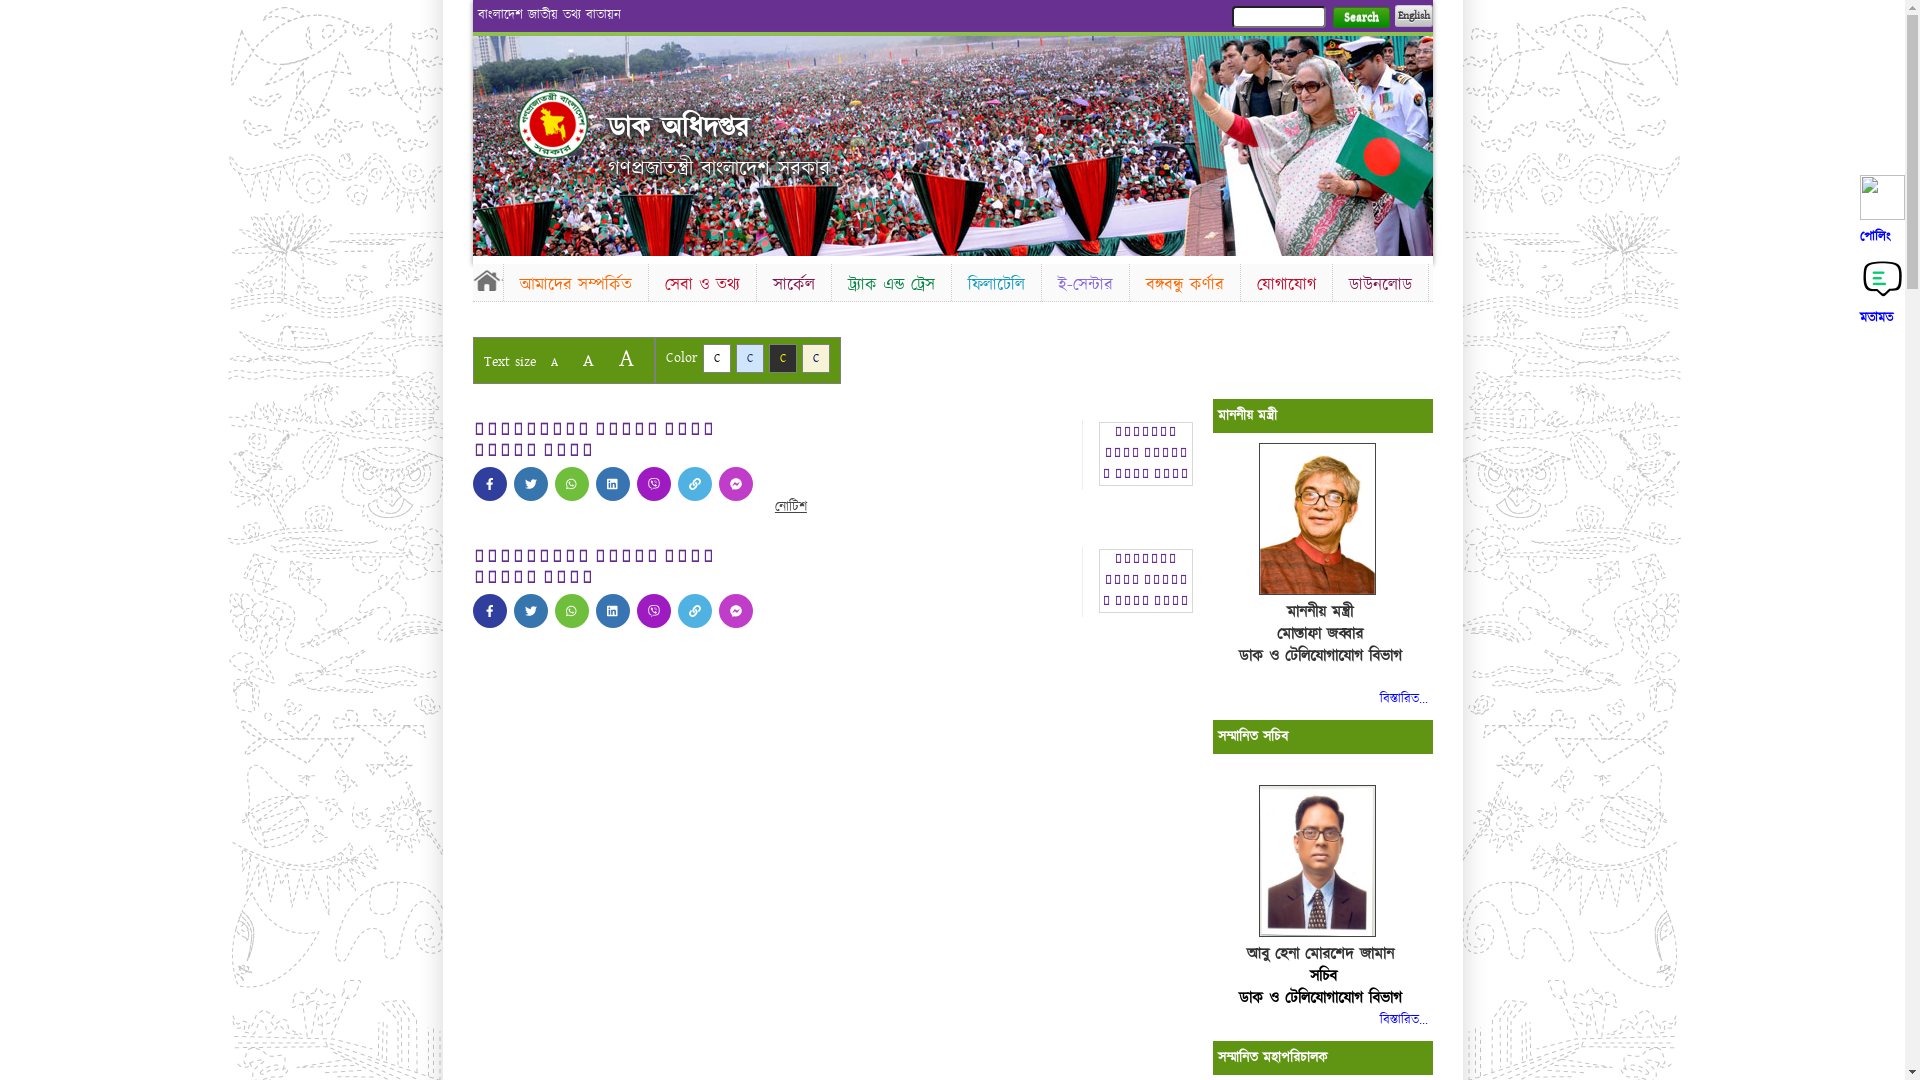 The height and width of the screenshot is (1080, 1920). I want to click on 'Search', so click(1360, 17).